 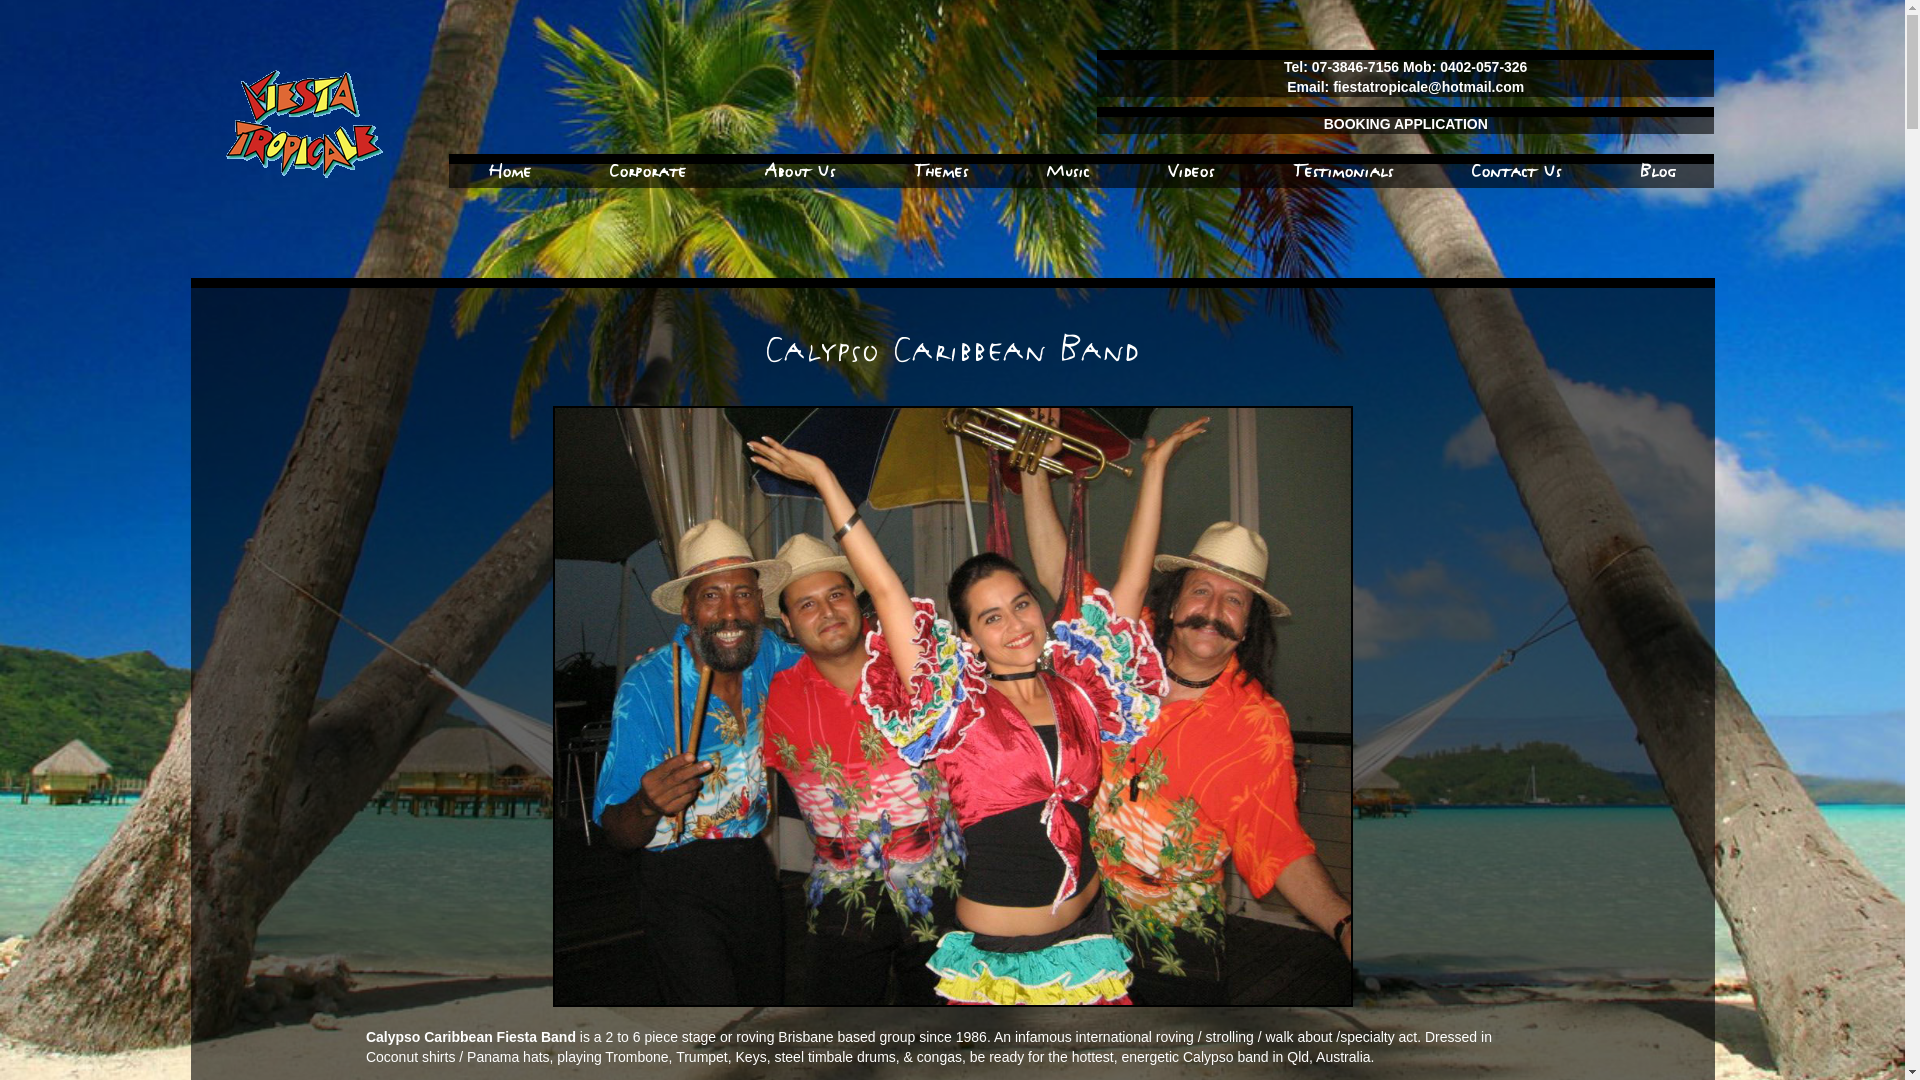 I want to click on 'About Us', so click(x=763, y=169).